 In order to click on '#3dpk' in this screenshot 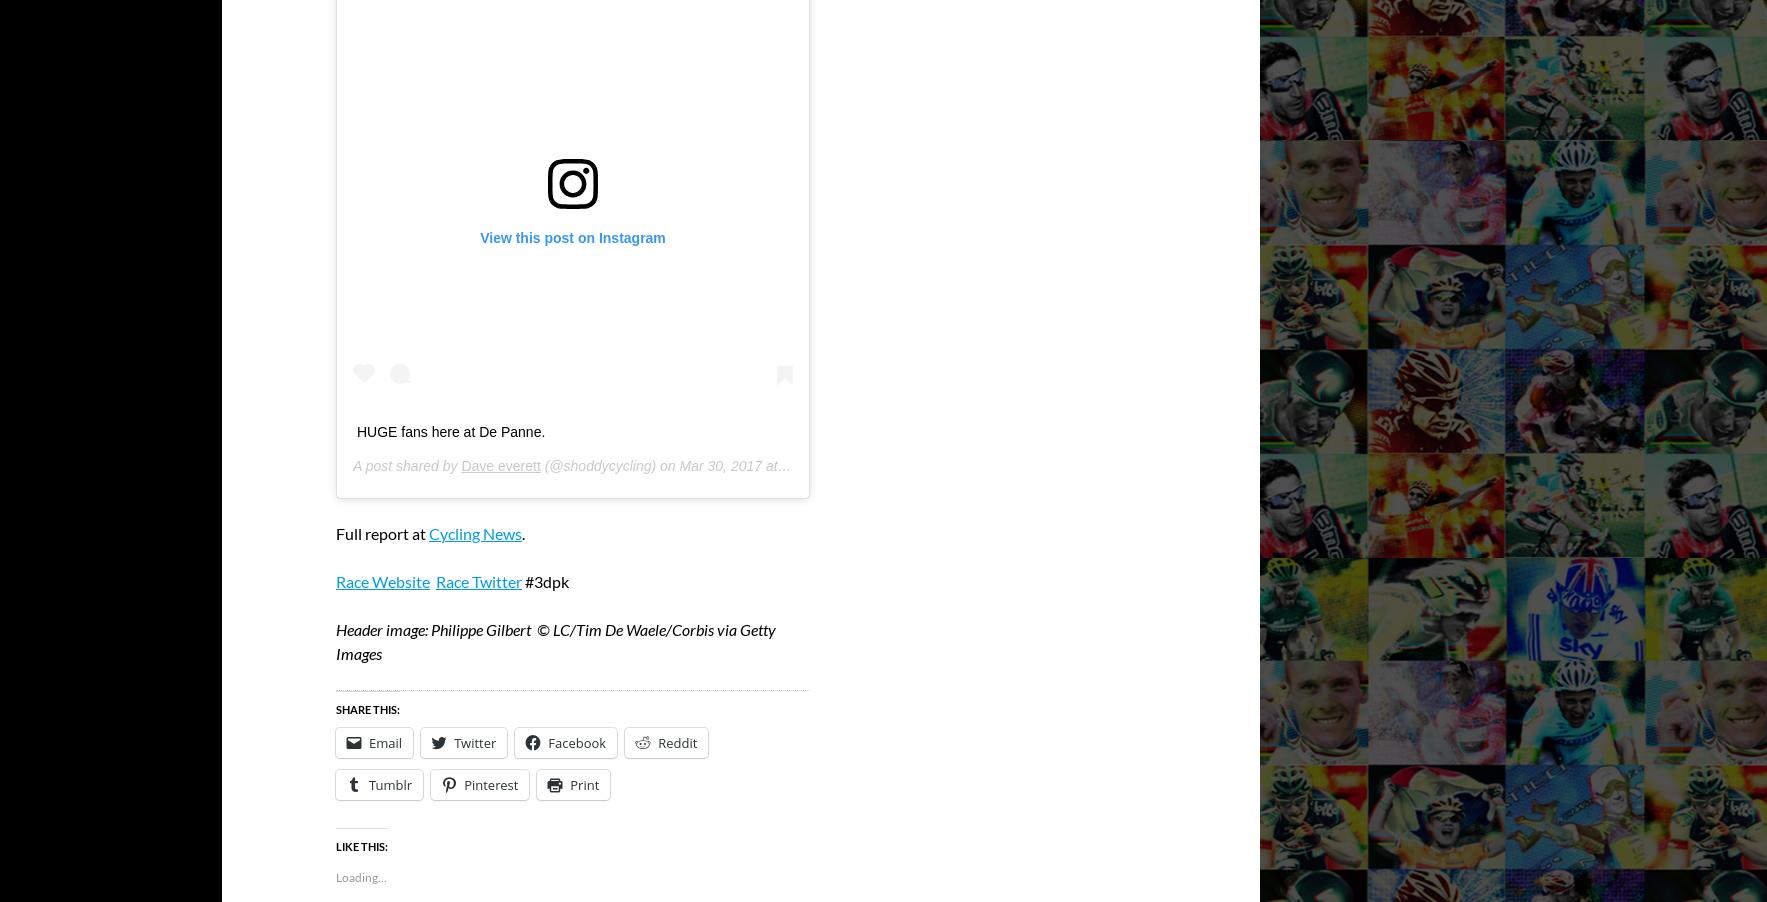, I will do `click(545, 581)`.